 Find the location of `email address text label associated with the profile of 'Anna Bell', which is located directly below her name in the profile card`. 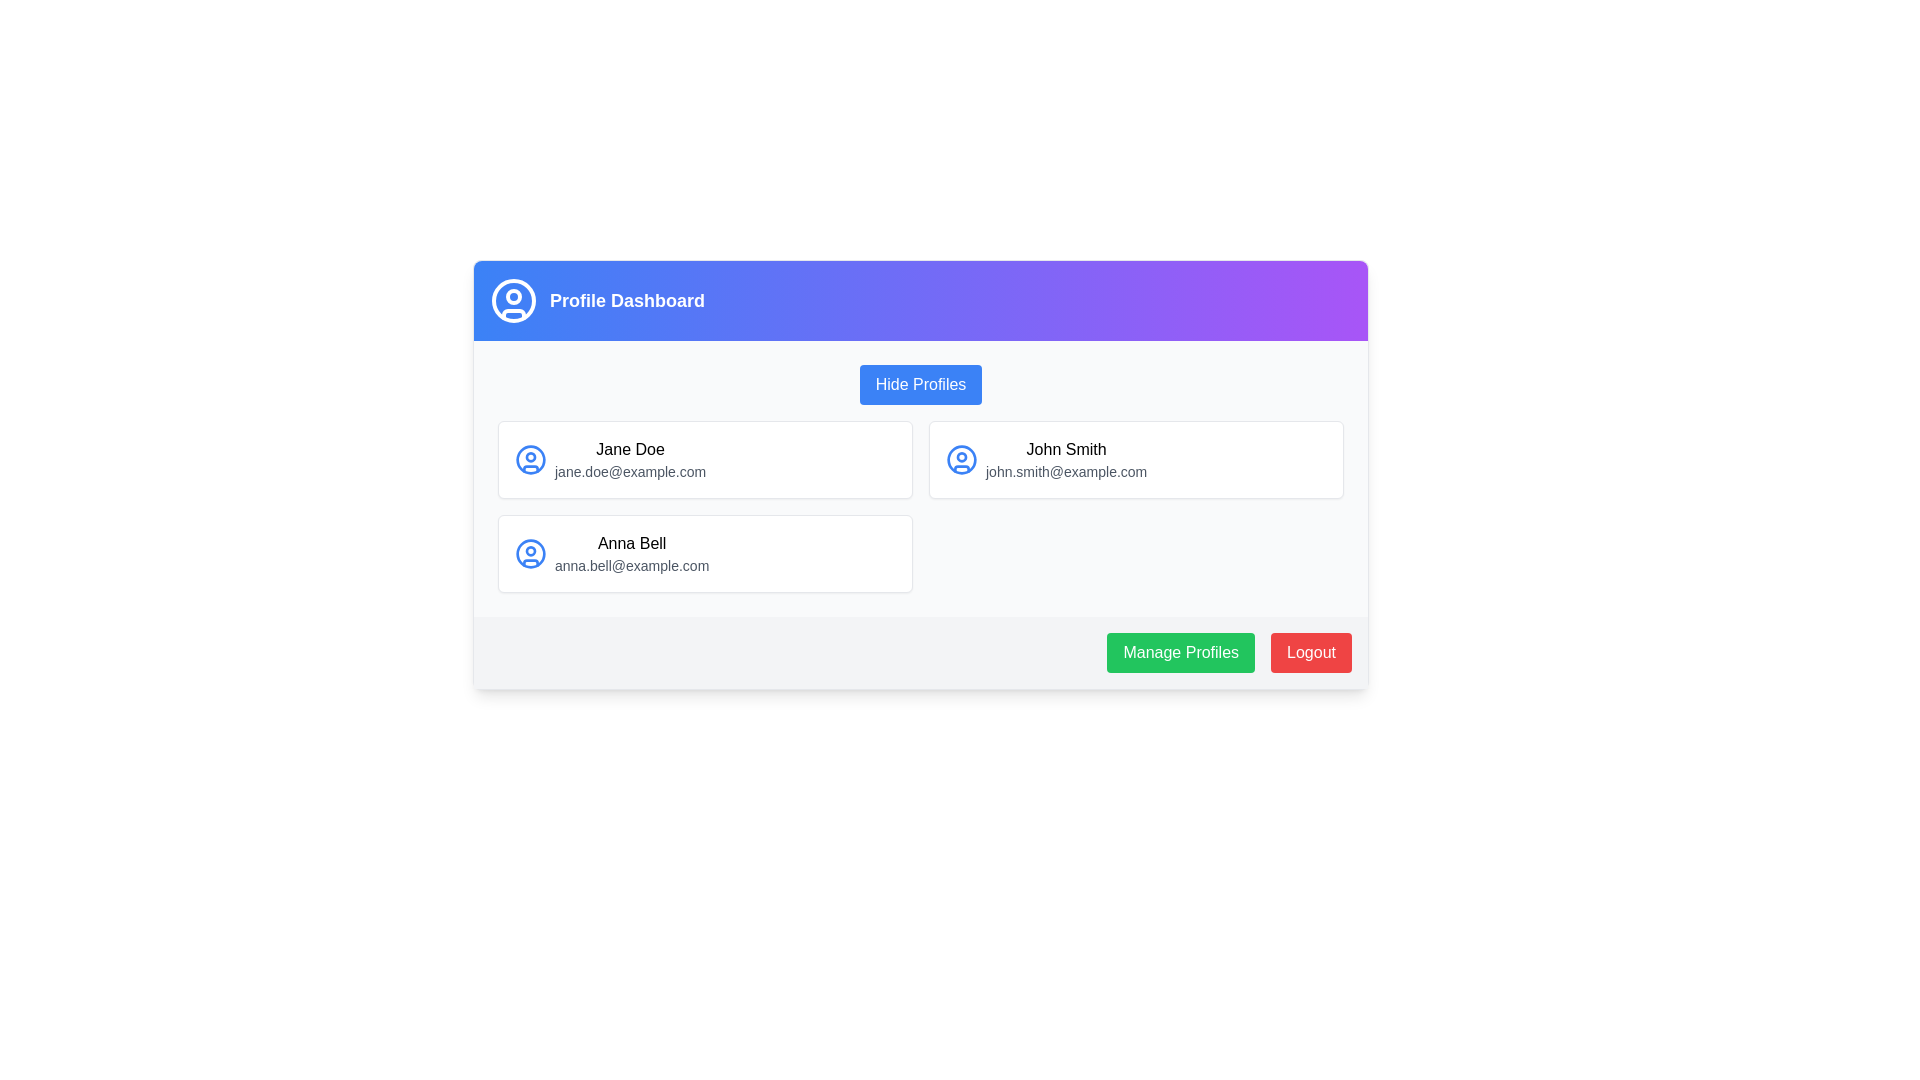

email address text label associated with the profile of 'Anna Bell', which is located directly below her name in the profile card is located at coordinates (631, 566).